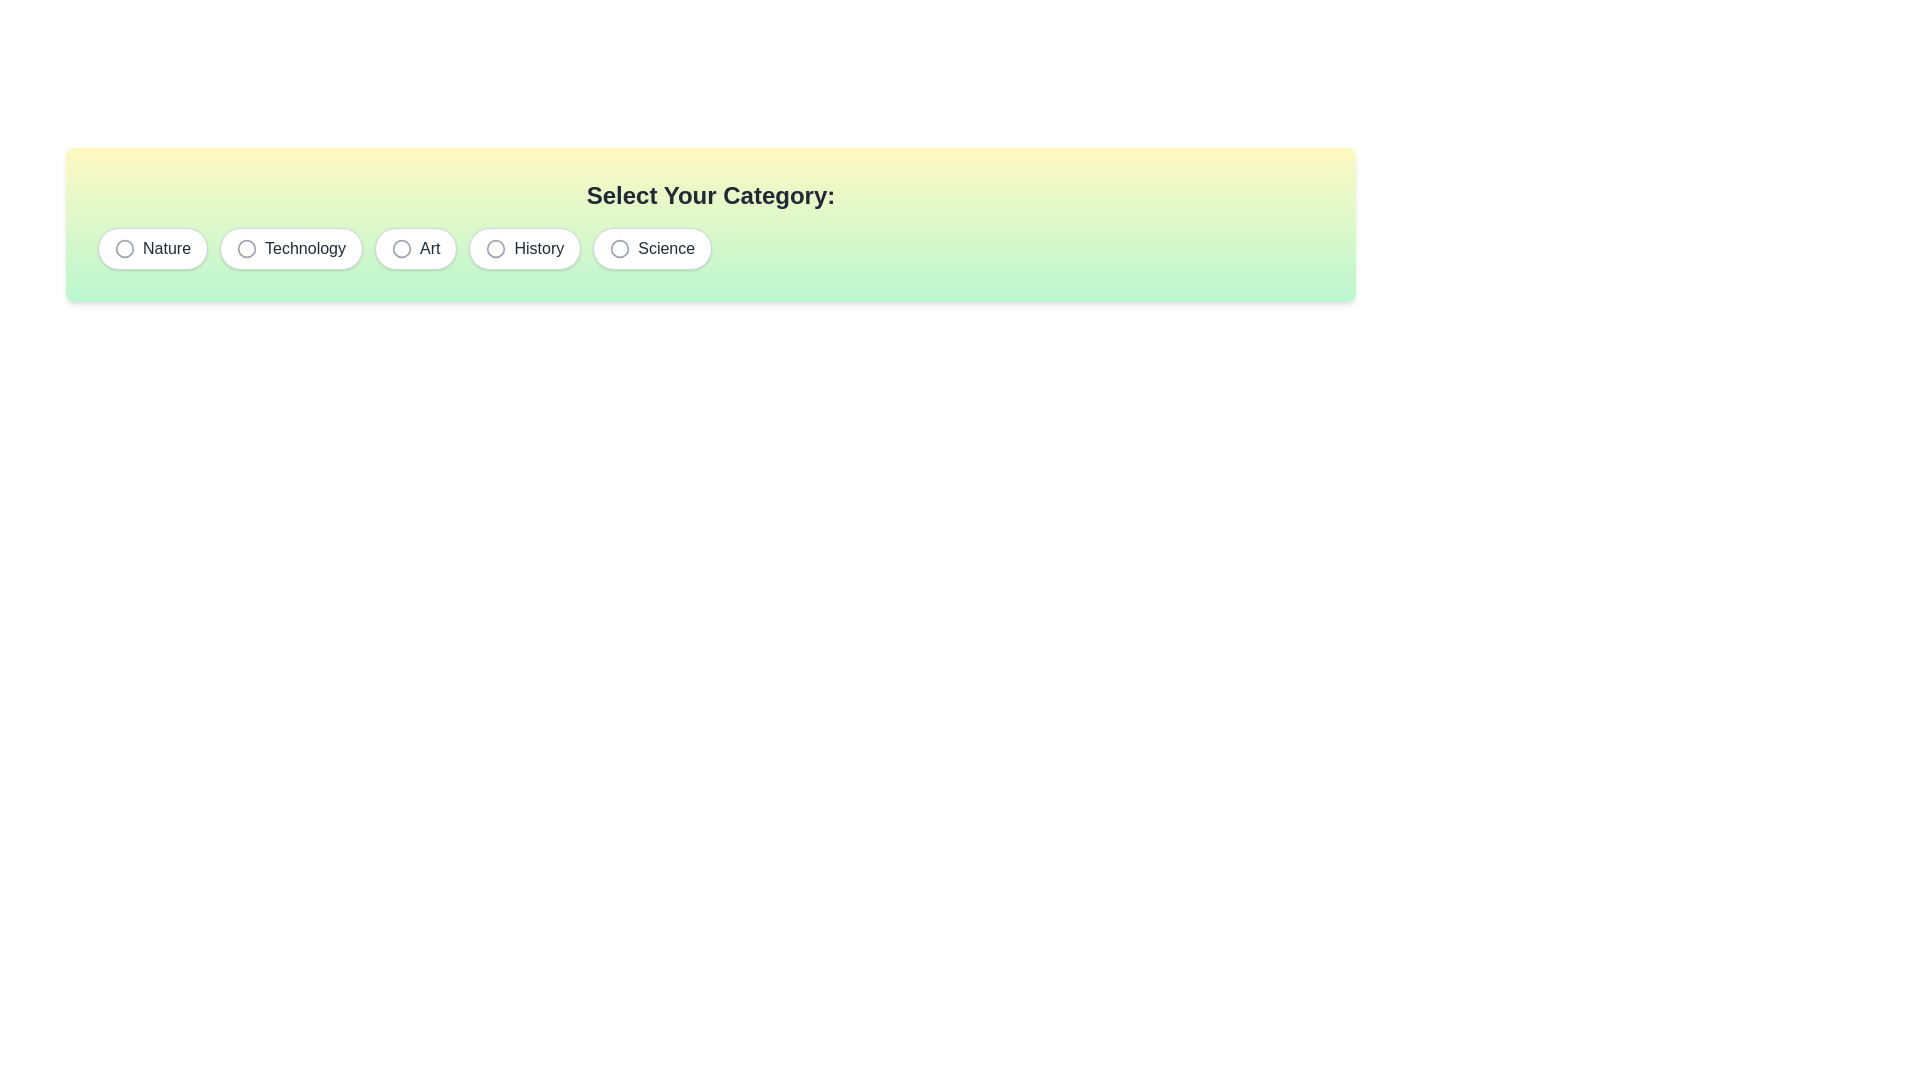  What do you see at coordinates (415, 248) in the screenshot?
I see `the chip corresponding to the category Art` at bounding box center [415, 248].